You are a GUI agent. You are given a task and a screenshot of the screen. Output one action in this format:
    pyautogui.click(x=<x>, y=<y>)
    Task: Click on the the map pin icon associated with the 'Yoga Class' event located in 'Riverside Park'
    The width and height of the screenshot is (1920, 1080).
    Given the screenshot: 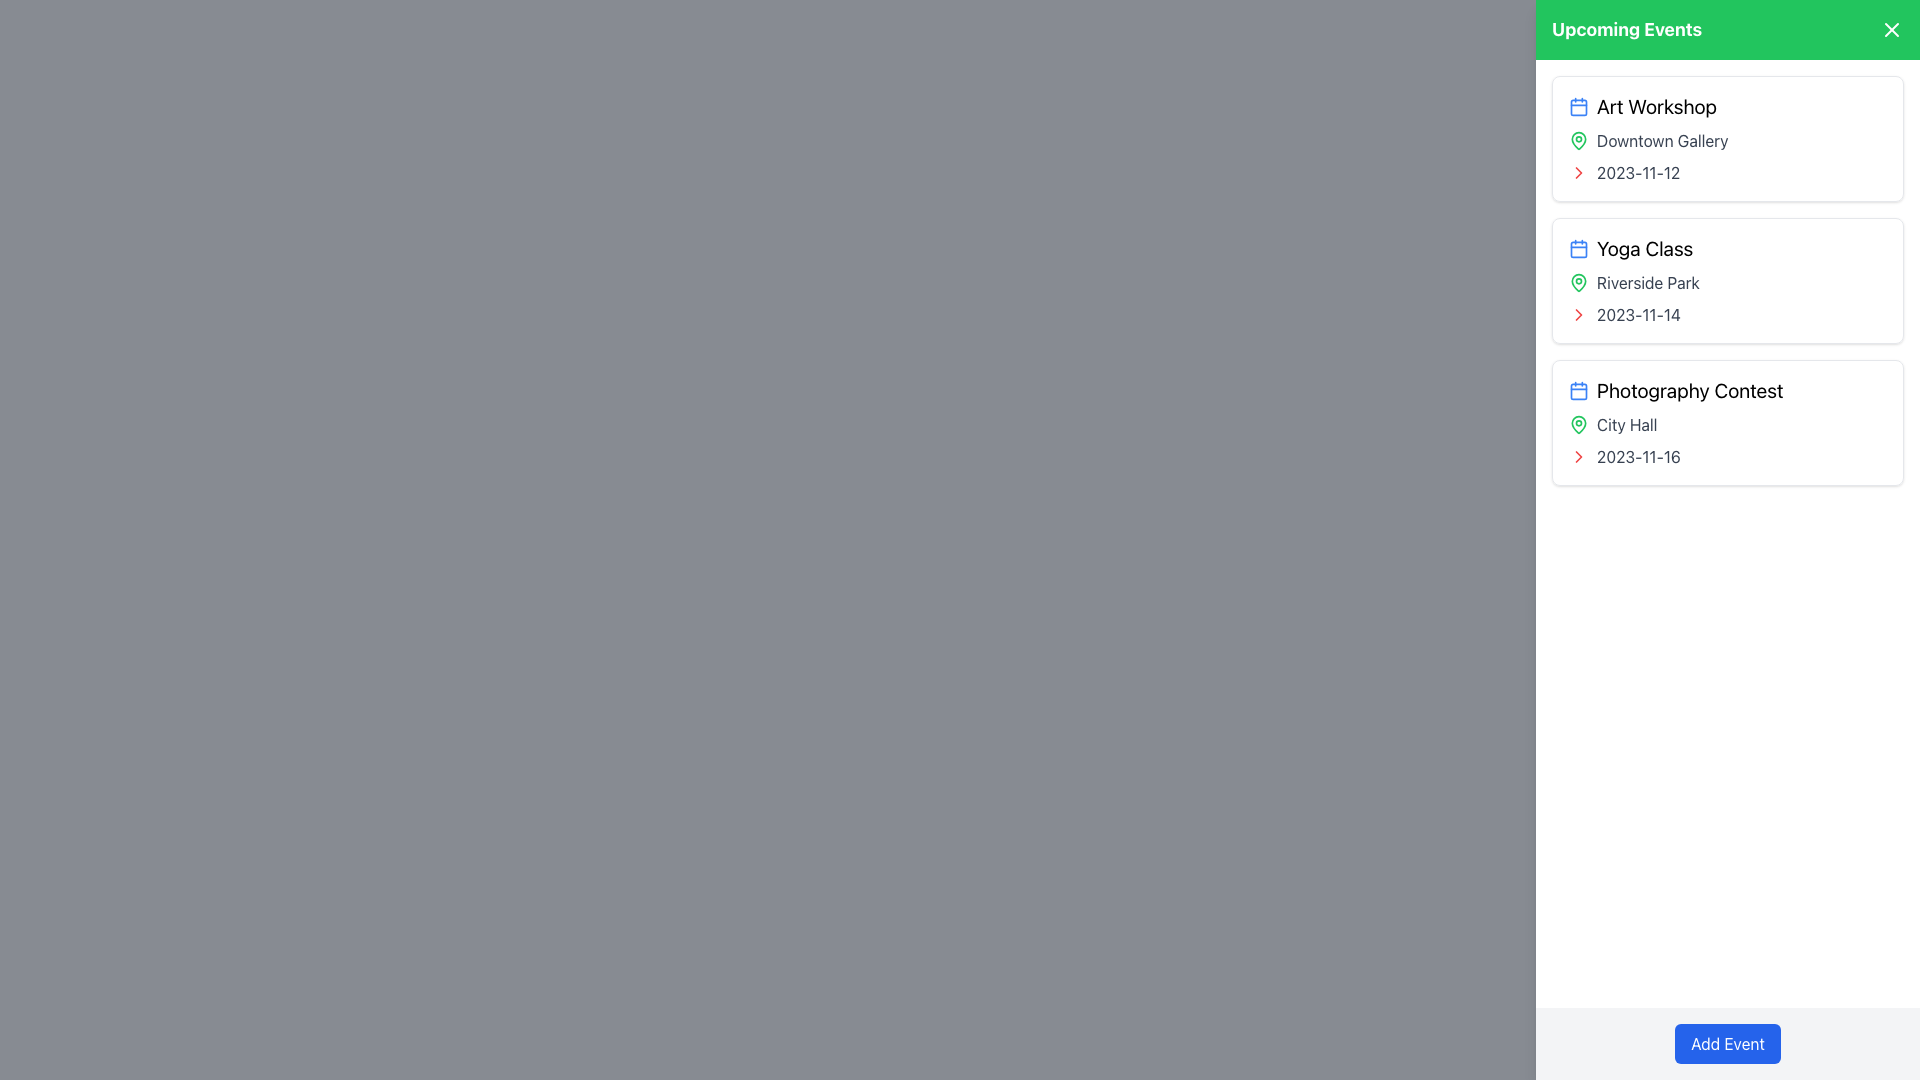 What is the action you would take?
    pyautogui.click(x=1578, y=282)
    